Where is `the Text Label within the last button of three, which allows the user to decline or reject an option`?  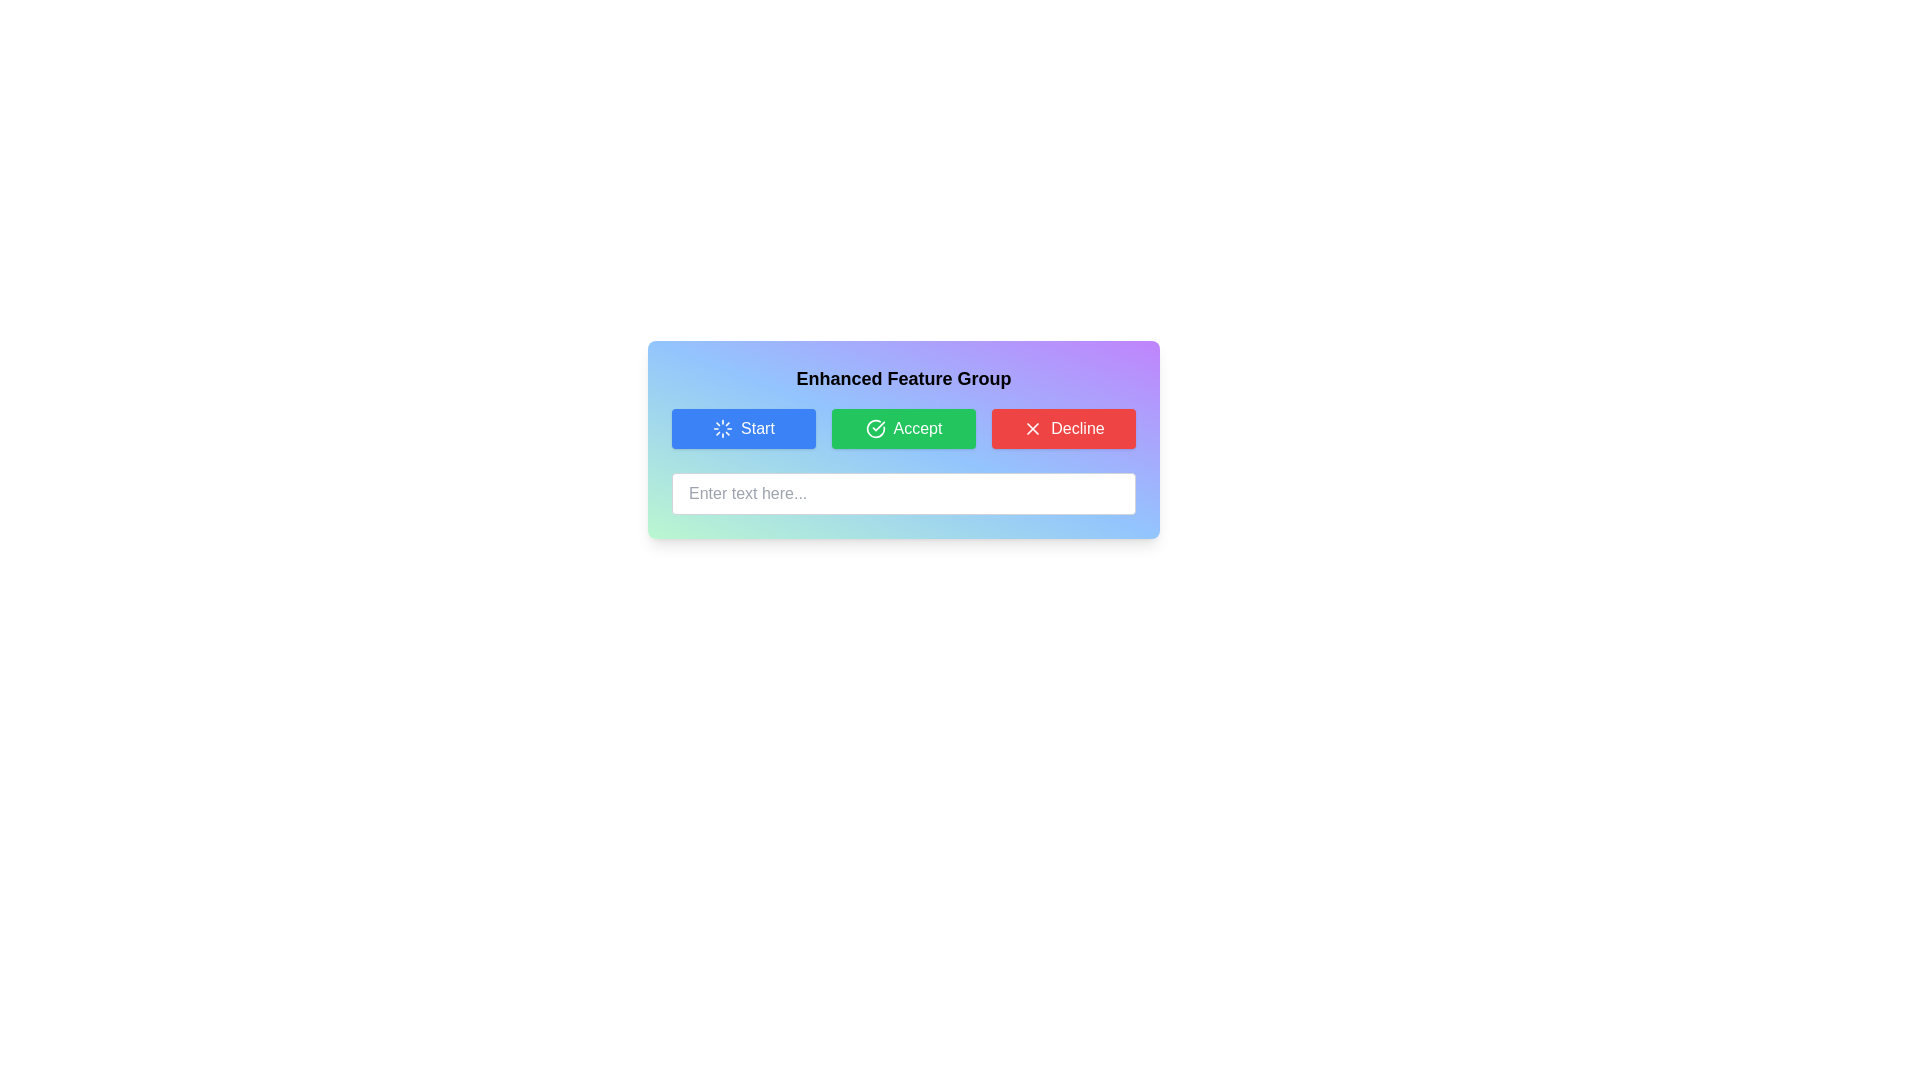
the Text Label within the last button of three, which allows the user to decline or reject an option is located at coordinates (1077, 427).